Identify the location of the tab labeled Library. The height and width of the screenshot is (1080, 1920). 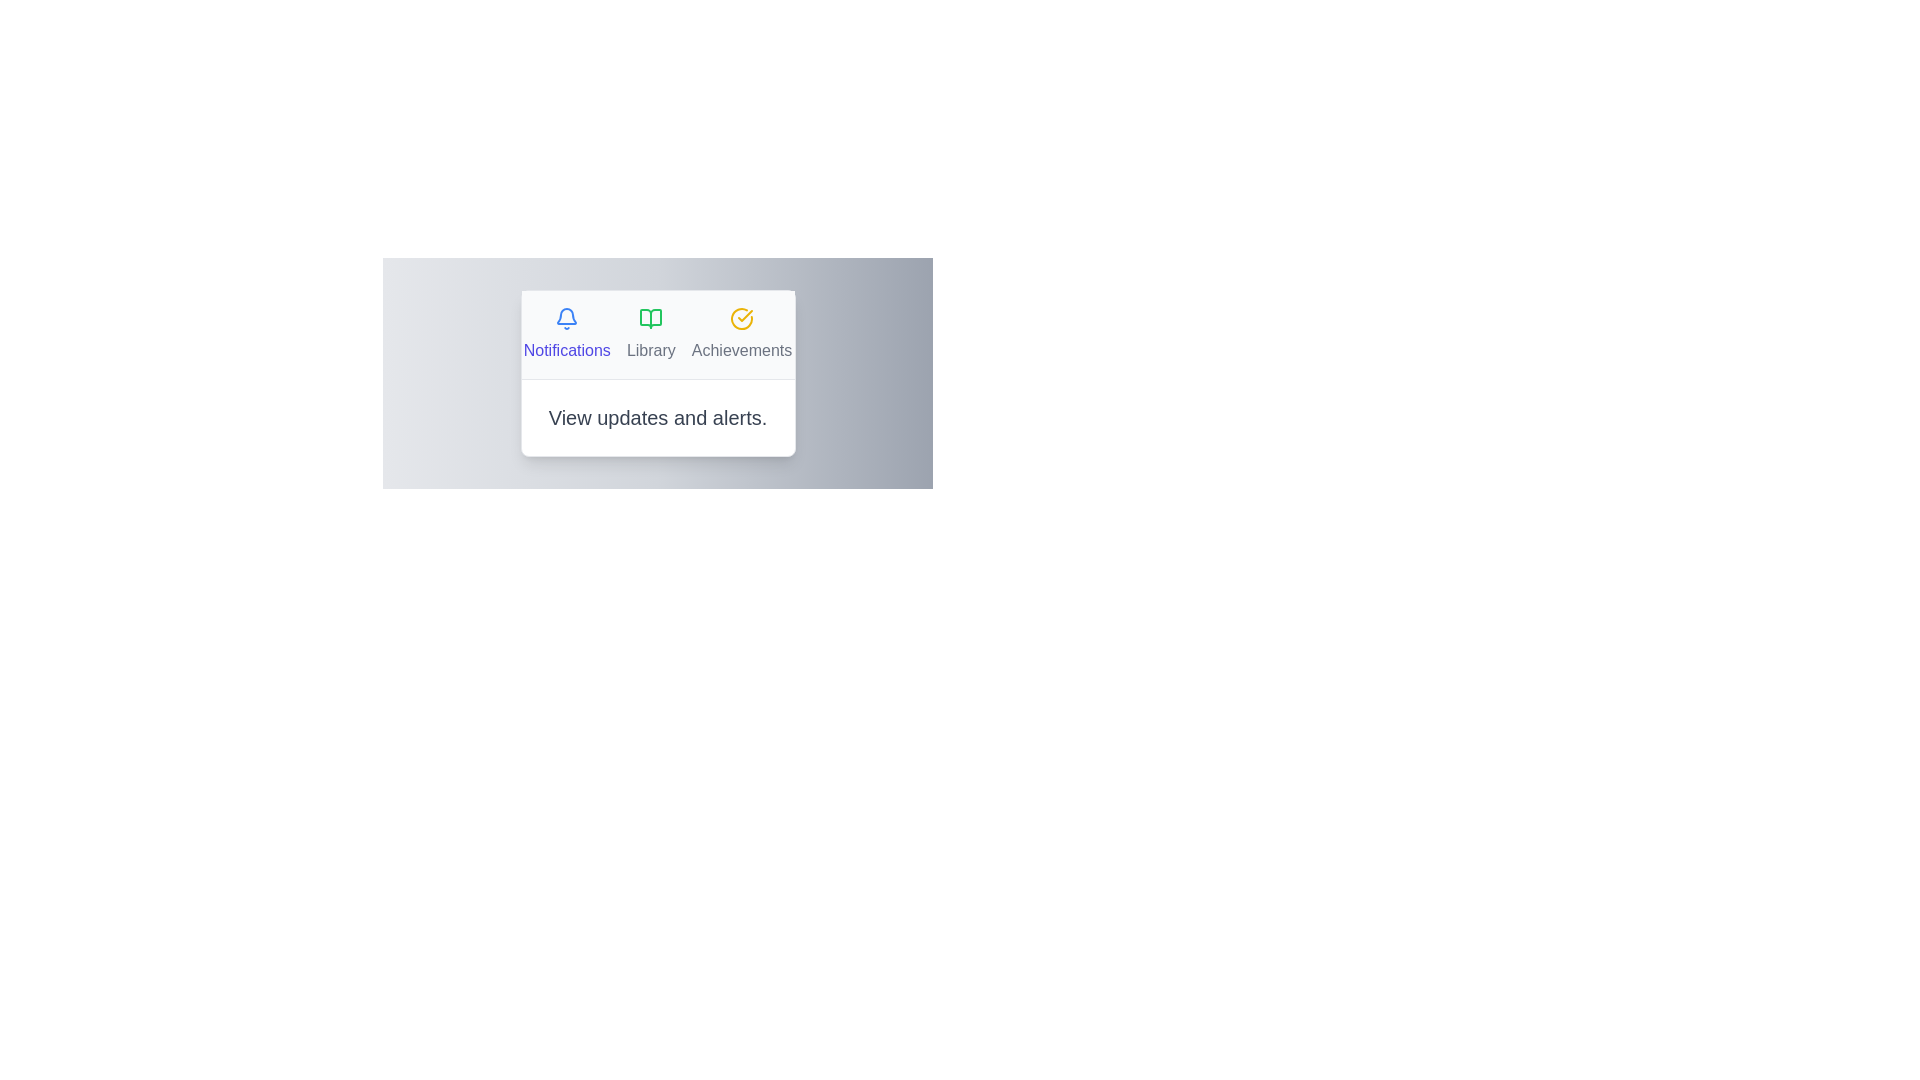
(651, 334).